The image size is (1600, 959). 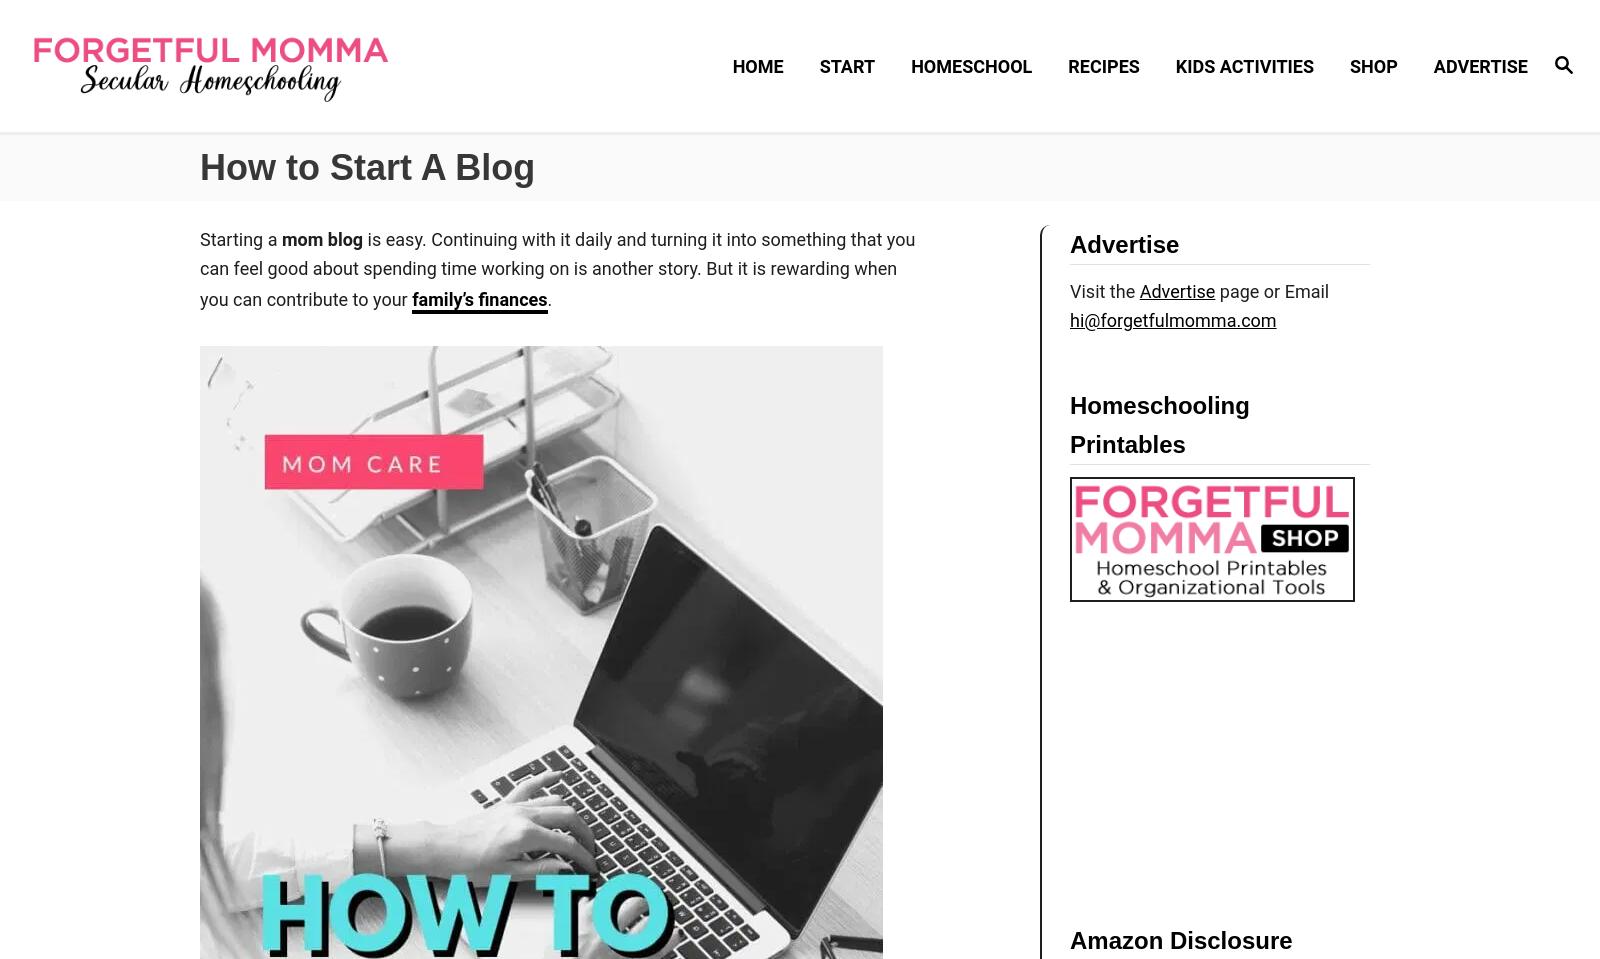 I want to click on 'family’s finances', so click(x=478, y=297).